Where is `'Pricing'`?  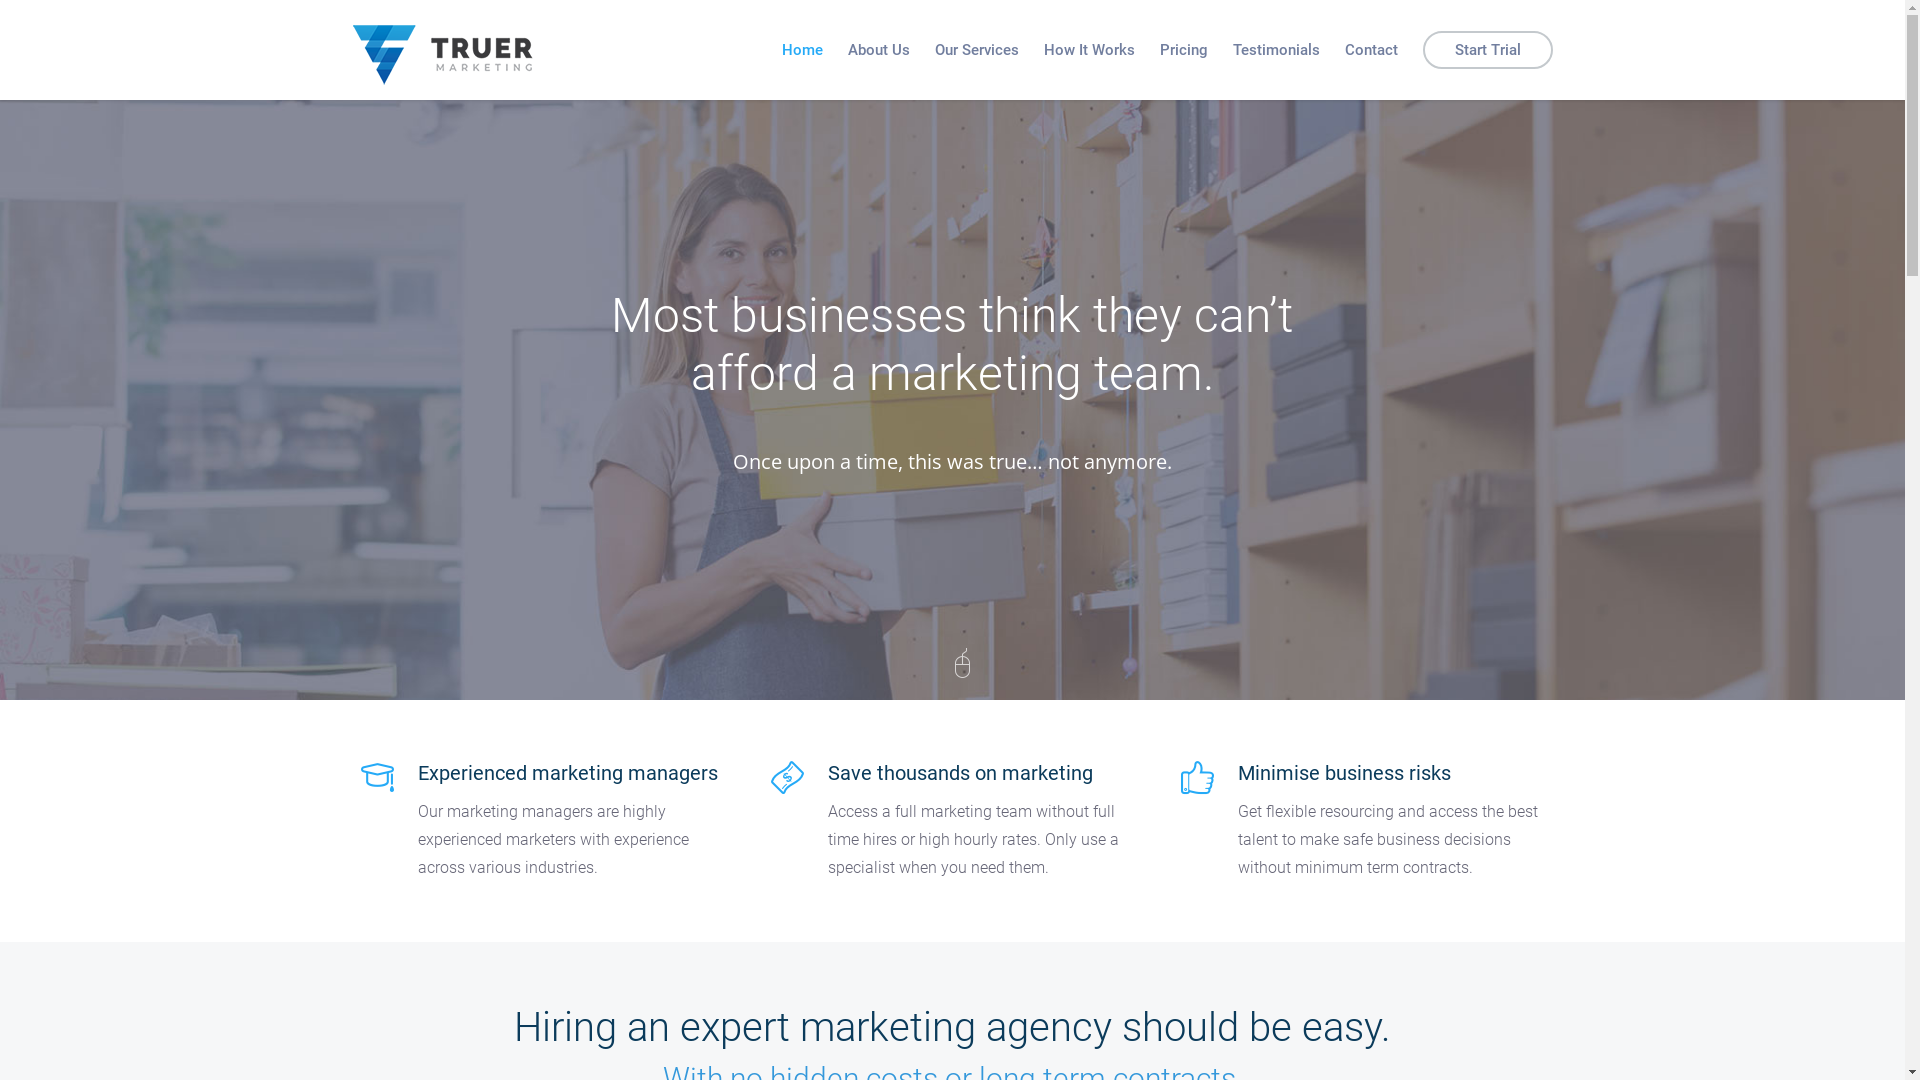 'Pricing' is located at coordinates (1184, 49).